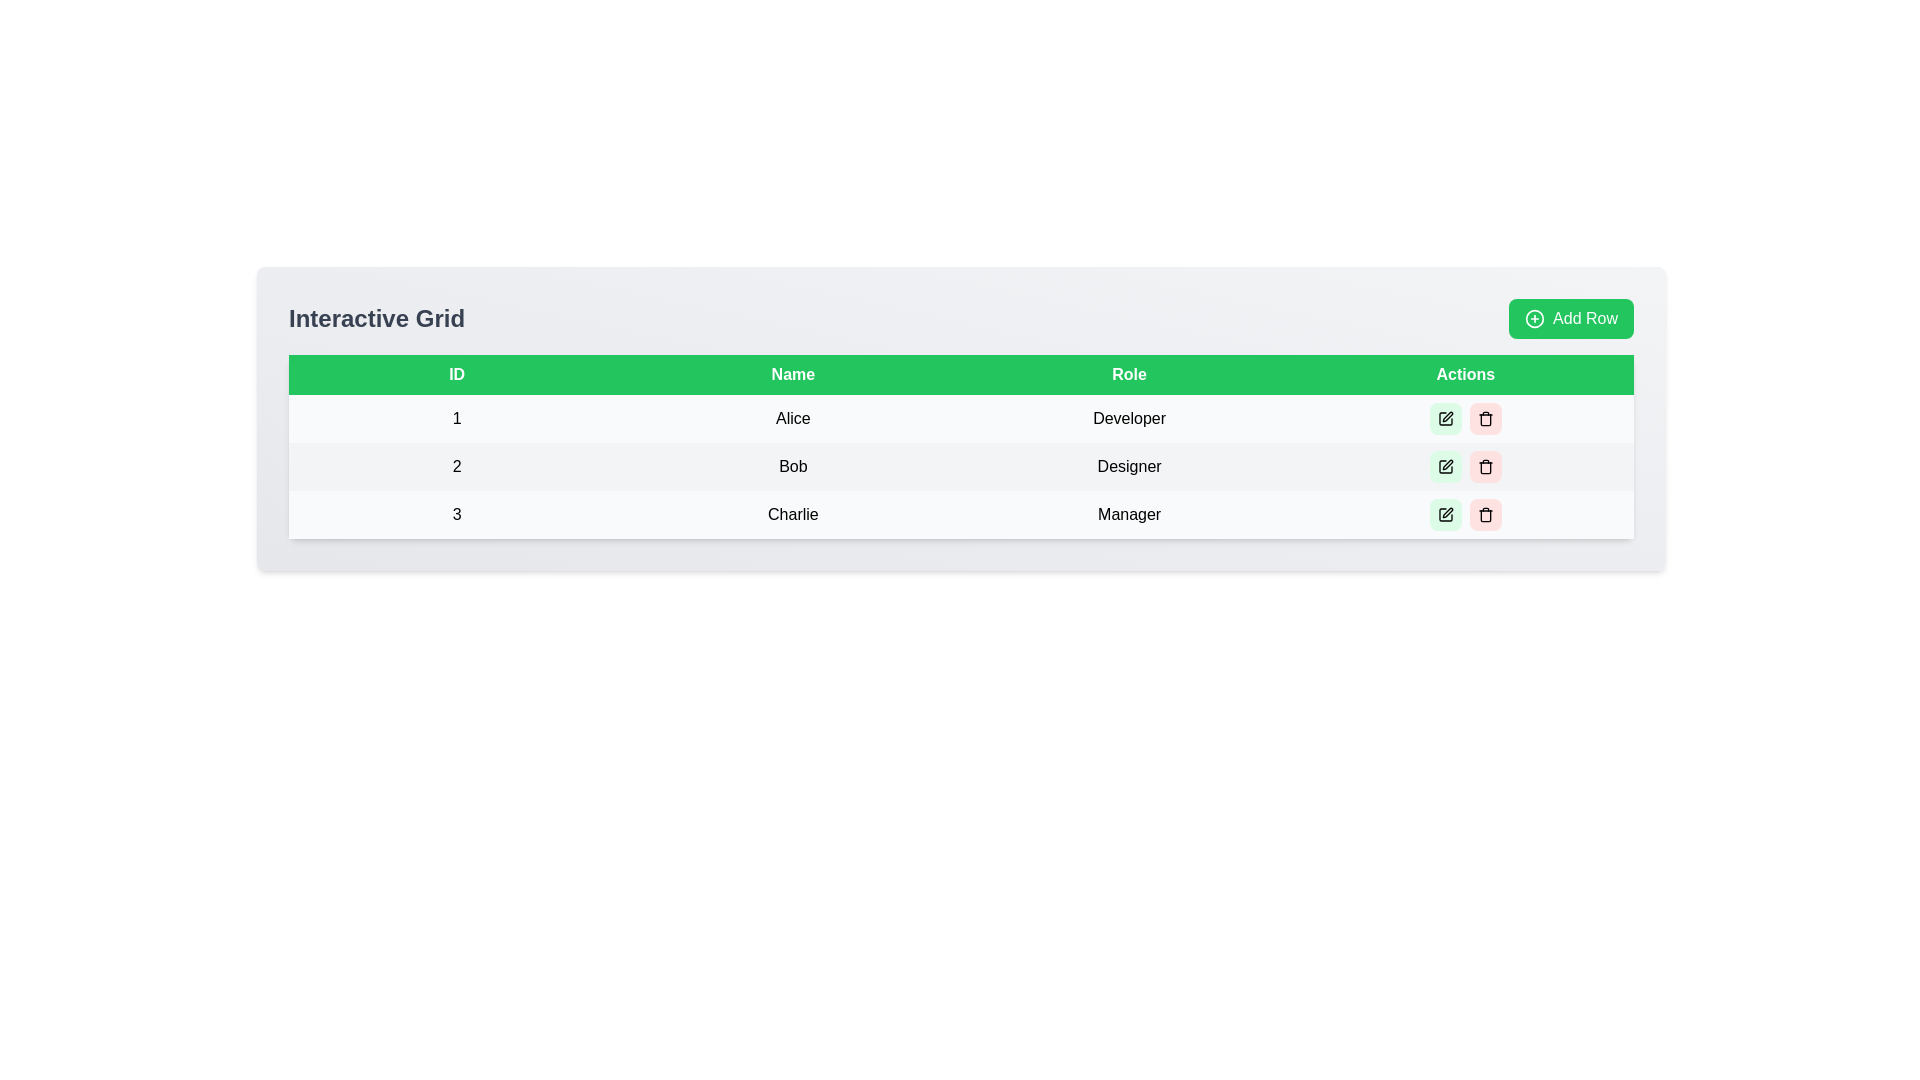 This screenshot has width=1920, height=1080. I want to click on the static text element displaying 'Designer' located in the second row under the 'Role' column of a table layout, so click(1129, 466).